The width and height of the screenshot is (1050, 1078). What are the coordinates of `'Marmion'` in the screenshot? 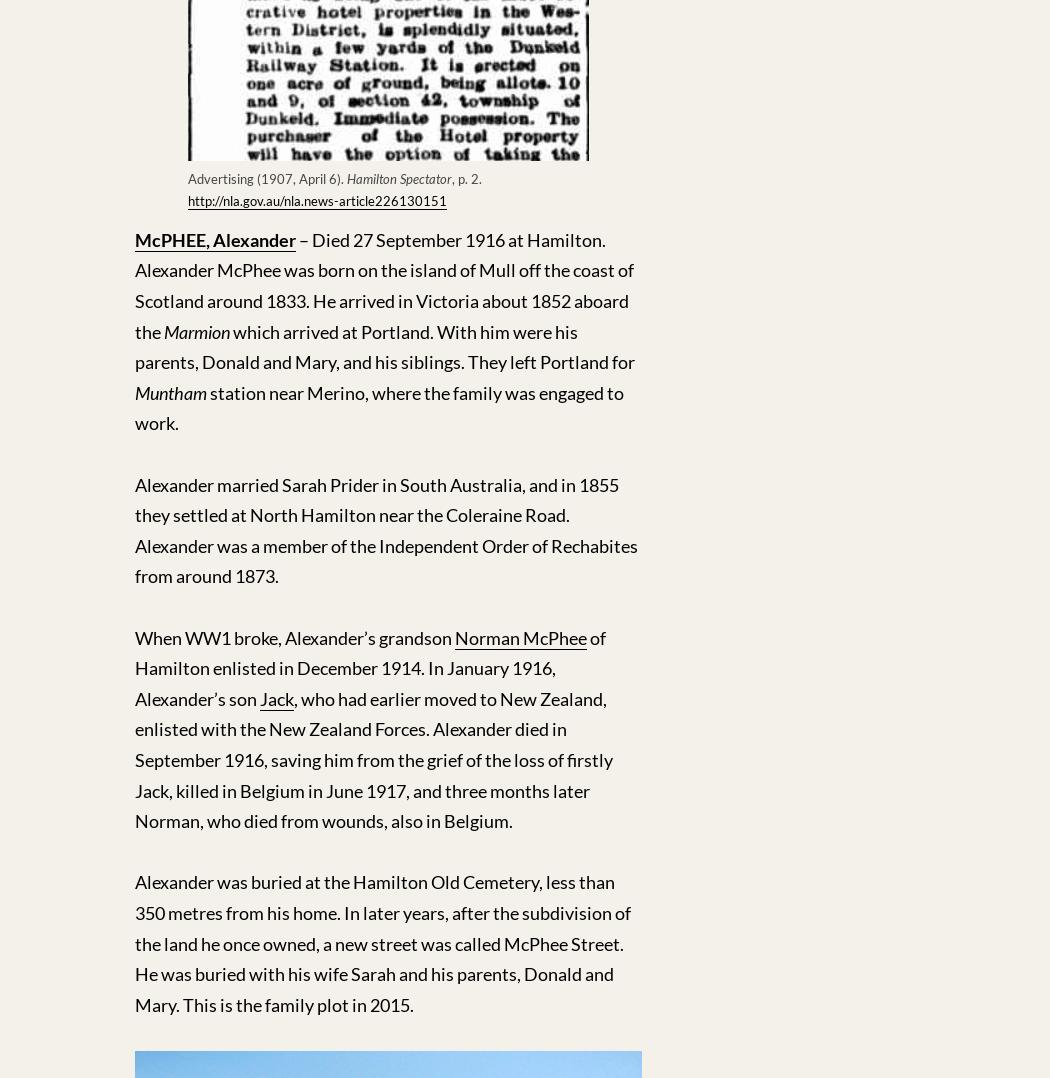 It's located at (195, 330).